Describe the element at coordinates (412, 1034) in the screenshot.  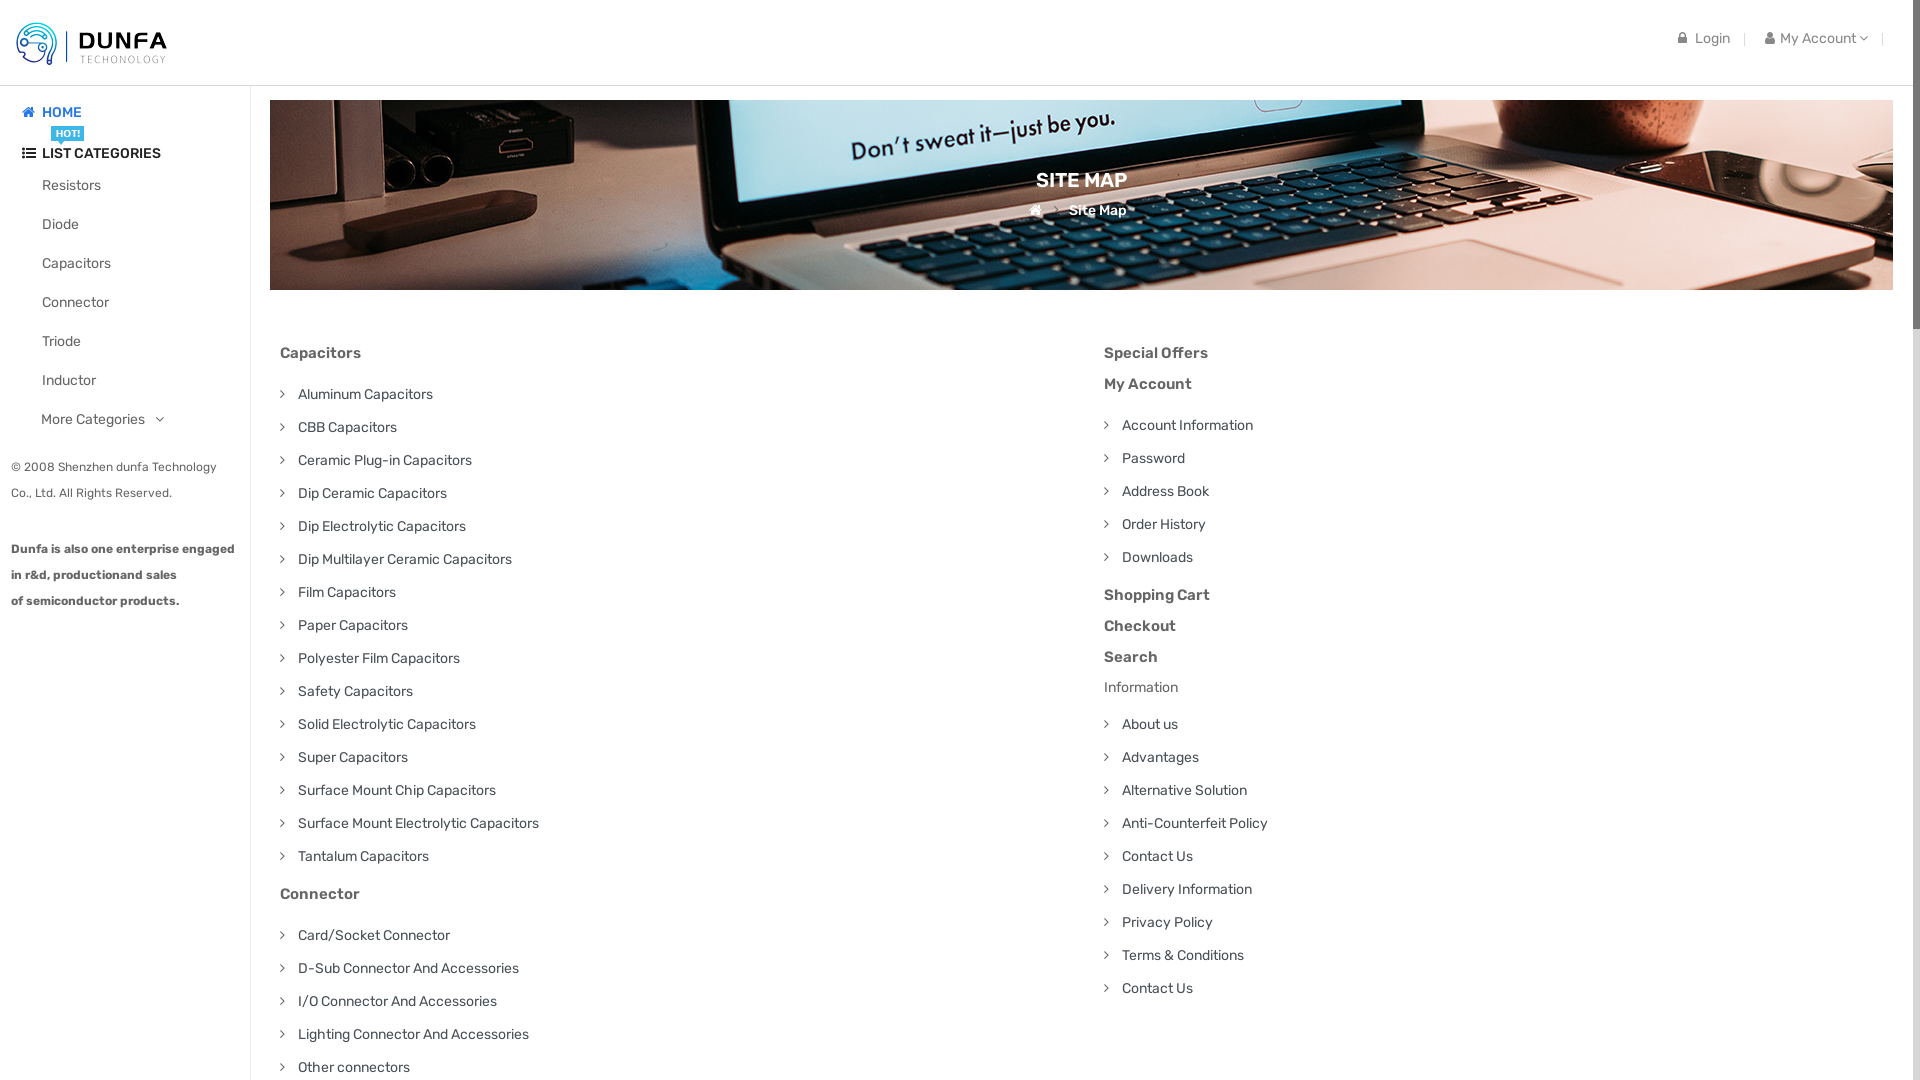
I see `'Lighting Connector And Accessories'` at that location.